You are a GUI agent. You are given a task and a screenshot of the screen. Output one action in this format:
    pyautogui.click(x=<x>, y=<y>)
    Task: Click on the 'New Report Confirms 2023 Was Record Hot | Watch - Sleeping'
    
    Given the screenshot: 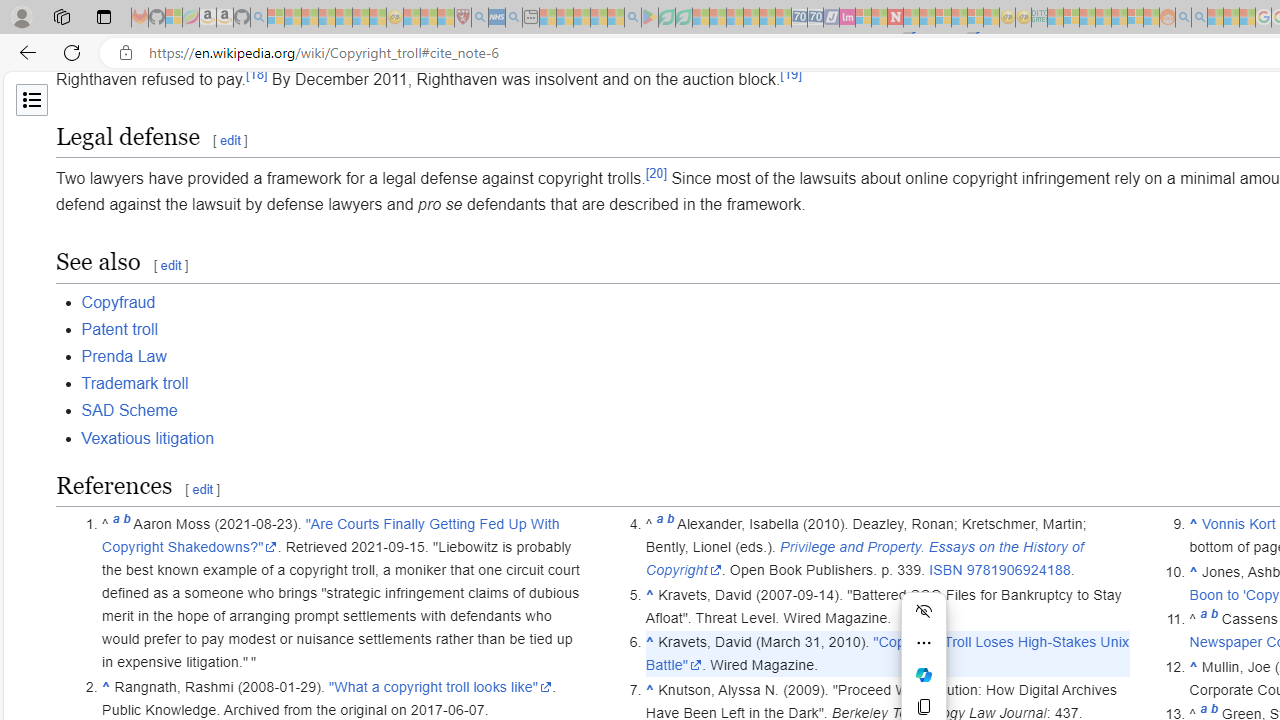 What is the action you would take?
    pyautogui.click(x=343, y=17)
    